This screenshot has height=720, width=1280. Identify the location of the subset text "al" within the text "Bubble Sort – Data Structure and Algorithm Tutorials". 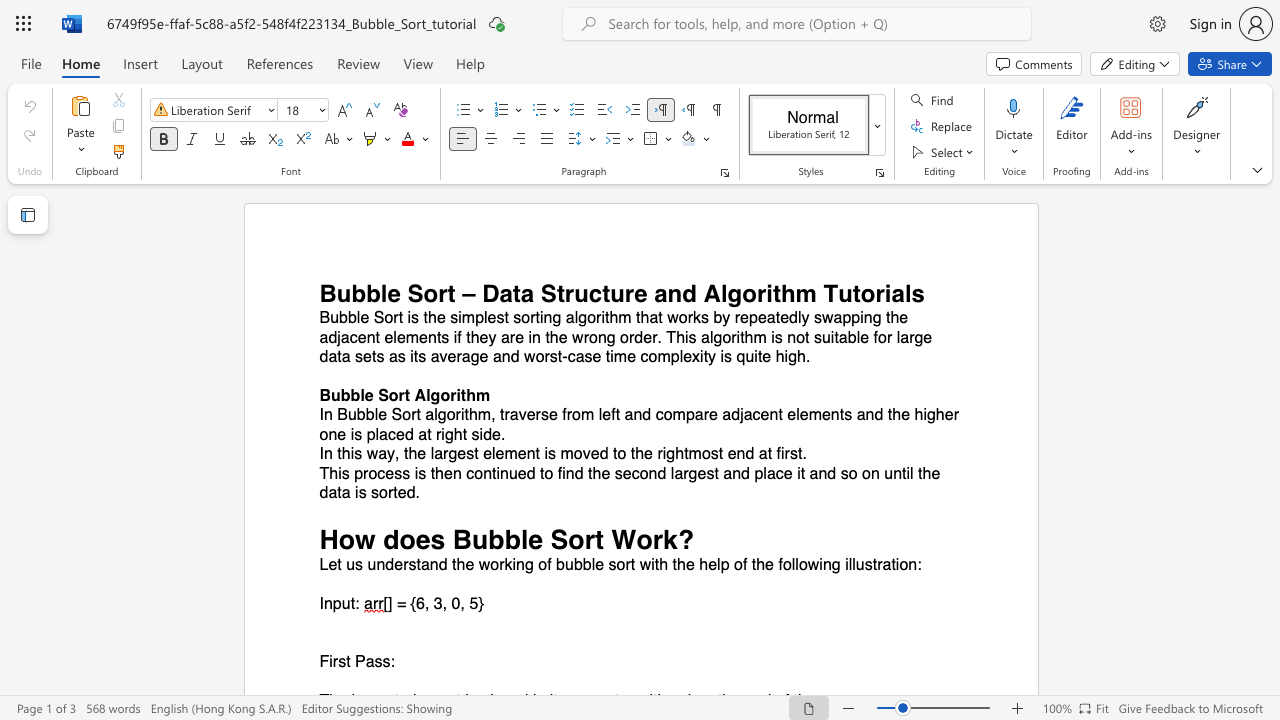
(890, 293).